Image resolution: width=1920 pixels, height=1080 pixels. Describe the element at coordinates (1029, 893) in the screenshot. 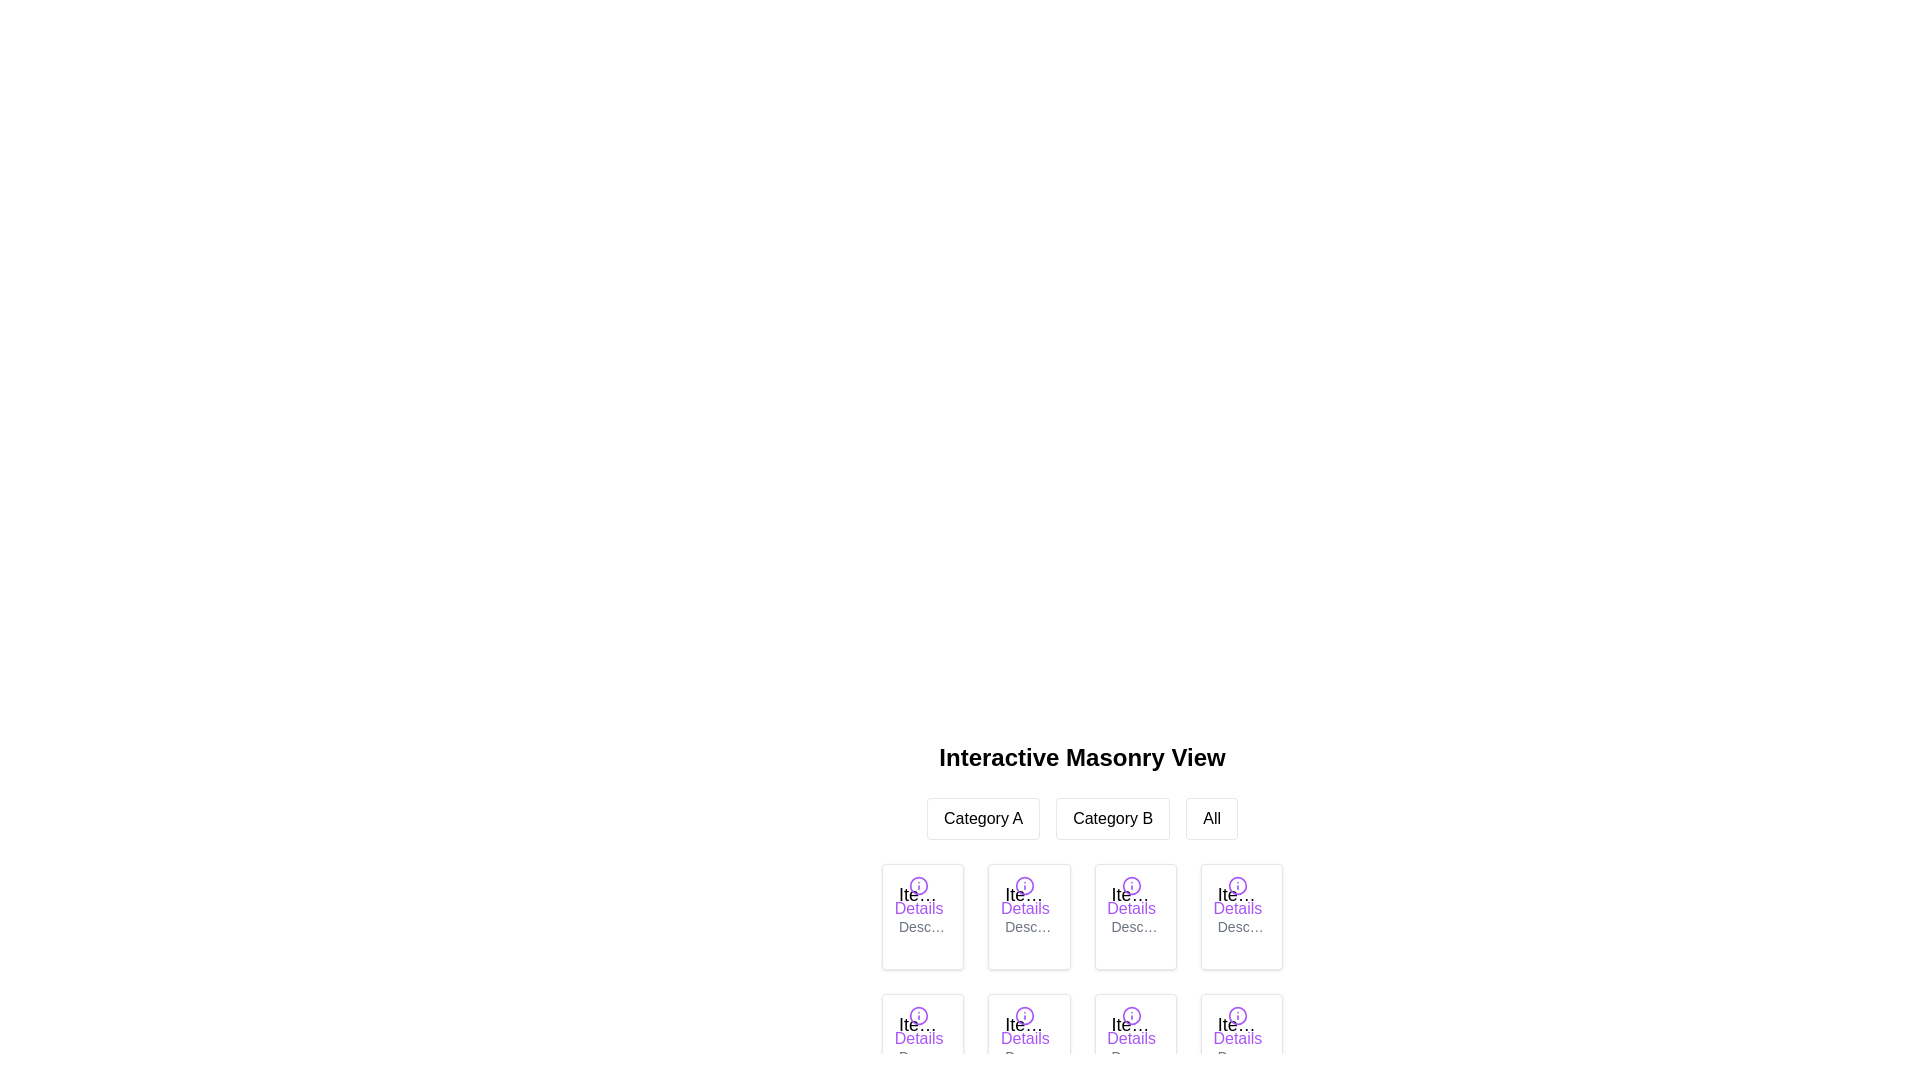

I see `the primary label text located in the upper section of the second card in the grid arrangement, which helps users identify its content` at that location.